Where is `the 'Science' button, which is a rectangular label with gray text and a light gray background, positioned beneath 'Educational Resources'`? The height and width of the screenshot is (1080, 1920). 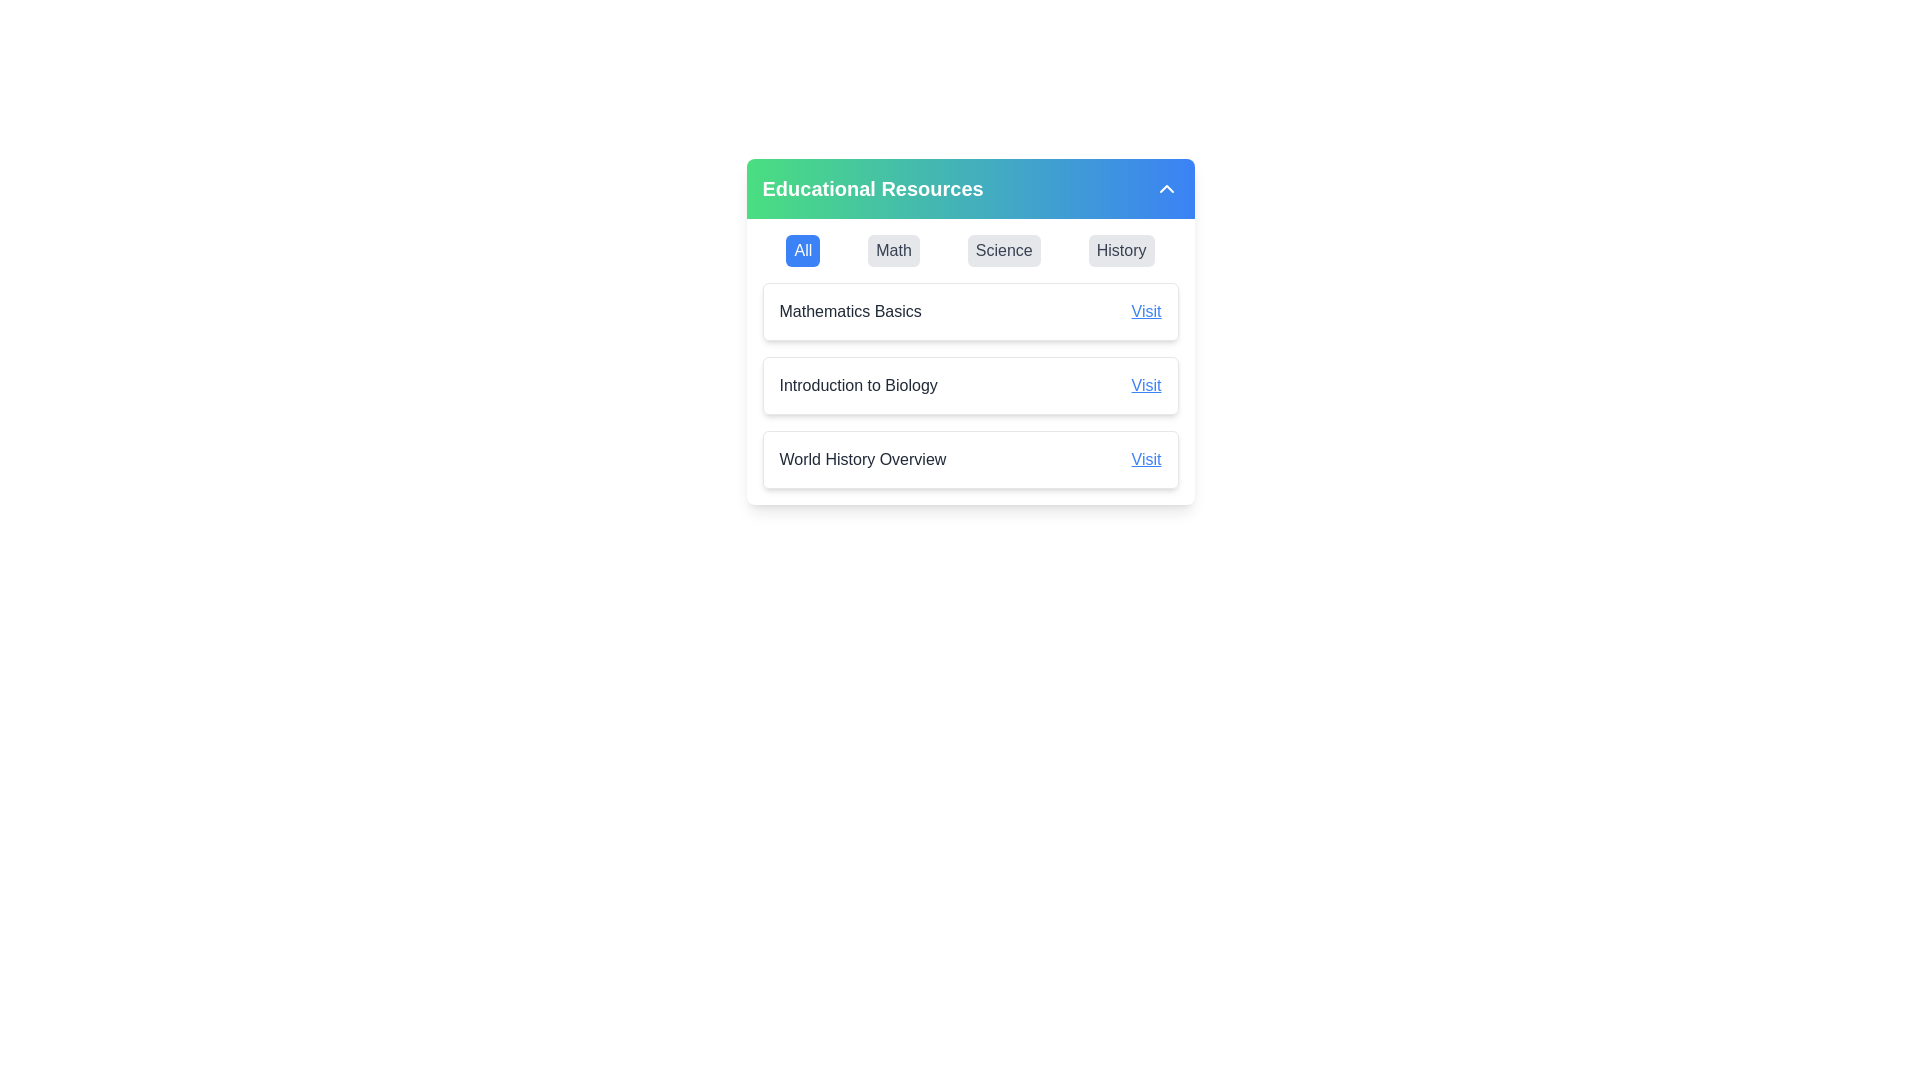 the 'Science' button, which is a rectangular label with gray text and a light gray background, positioned beneath 'Educational Resources' is located at coordinates (1004, 249).